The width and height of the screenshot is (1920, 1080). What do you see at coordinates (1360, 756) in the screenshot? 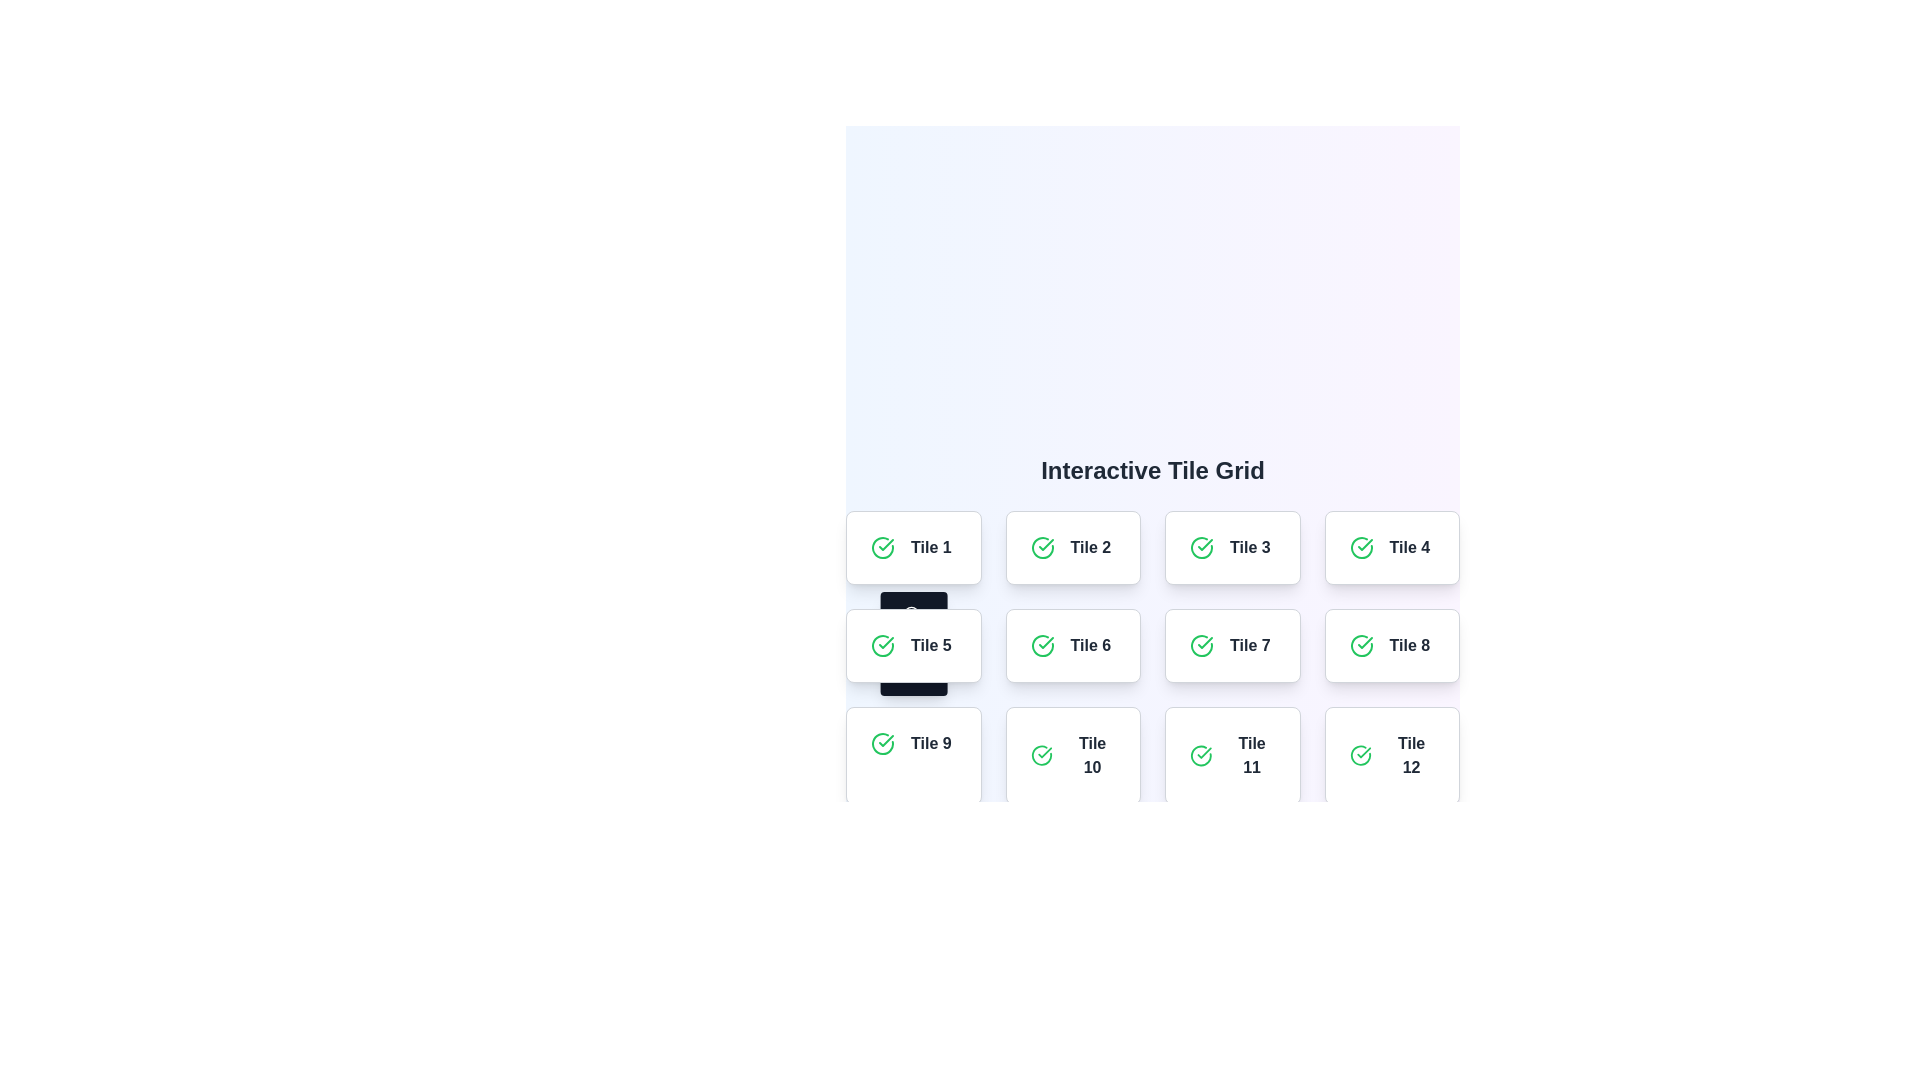
I see `green checkmark icon within a circled boundary located in the bottom-right corner of the grid for developer purposes` at bounding box center [1360, 756].